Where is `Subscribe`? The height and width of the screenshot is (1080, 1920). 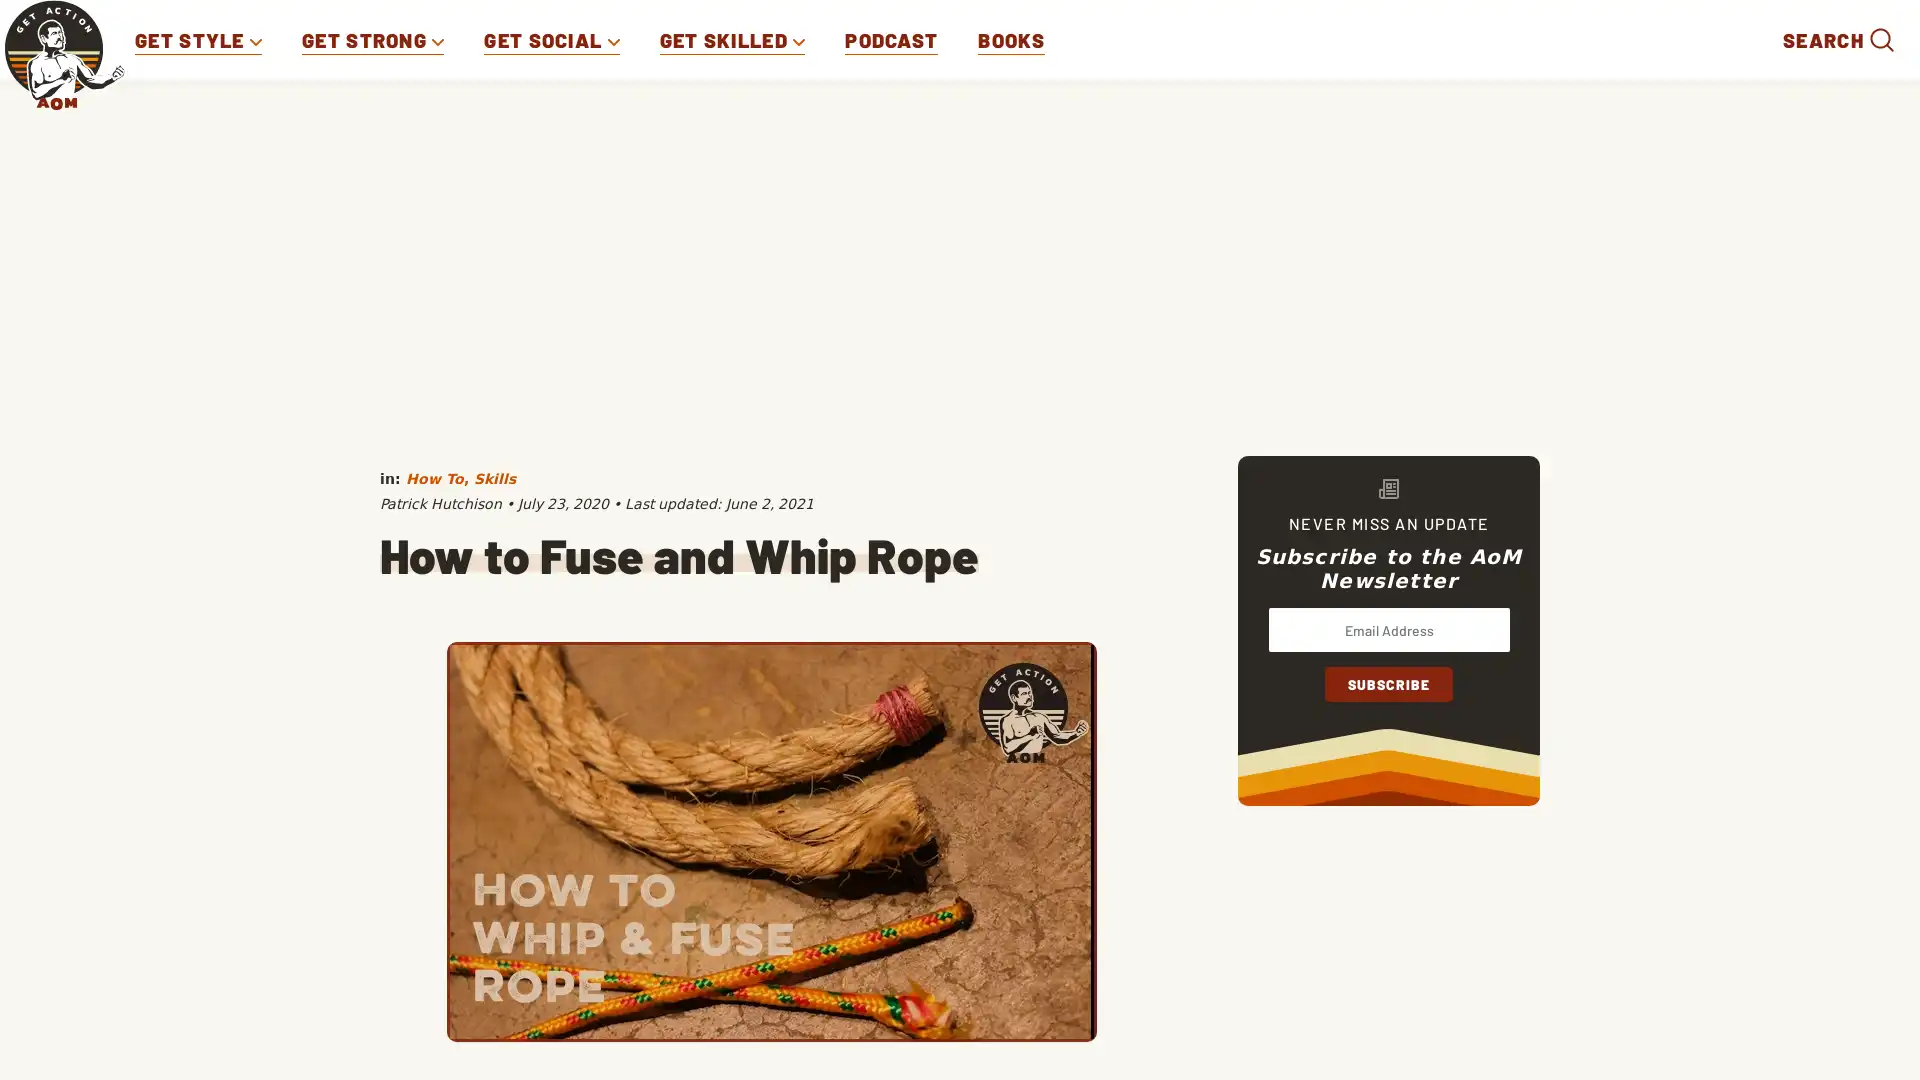 Subscribe is located at coordinates (1387, 683).